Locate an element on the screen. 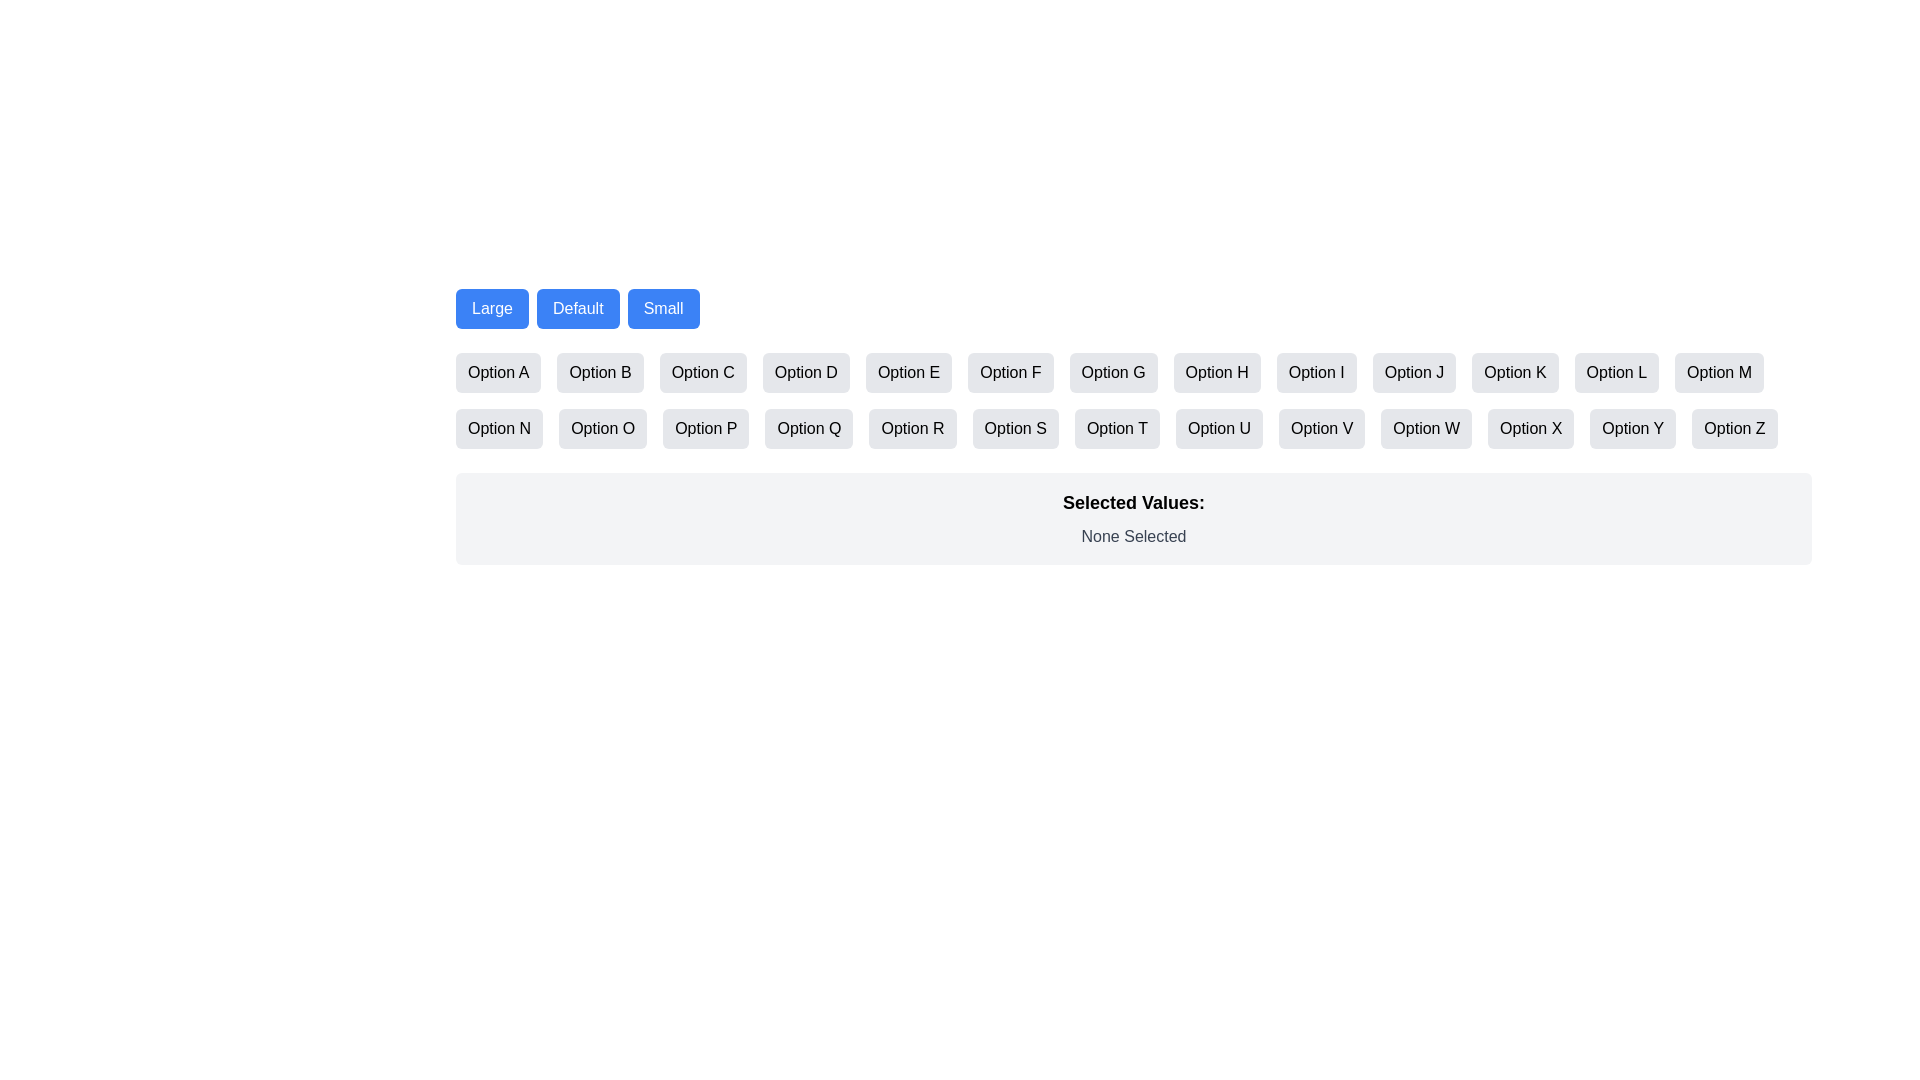 This screenshot has width=1920, height=1080. the 'Option Z' button, which is a rectangular button with rounded corners and a light gray background, located at the bottom right corner of the grid layout is located at coordinates (1733, 427).